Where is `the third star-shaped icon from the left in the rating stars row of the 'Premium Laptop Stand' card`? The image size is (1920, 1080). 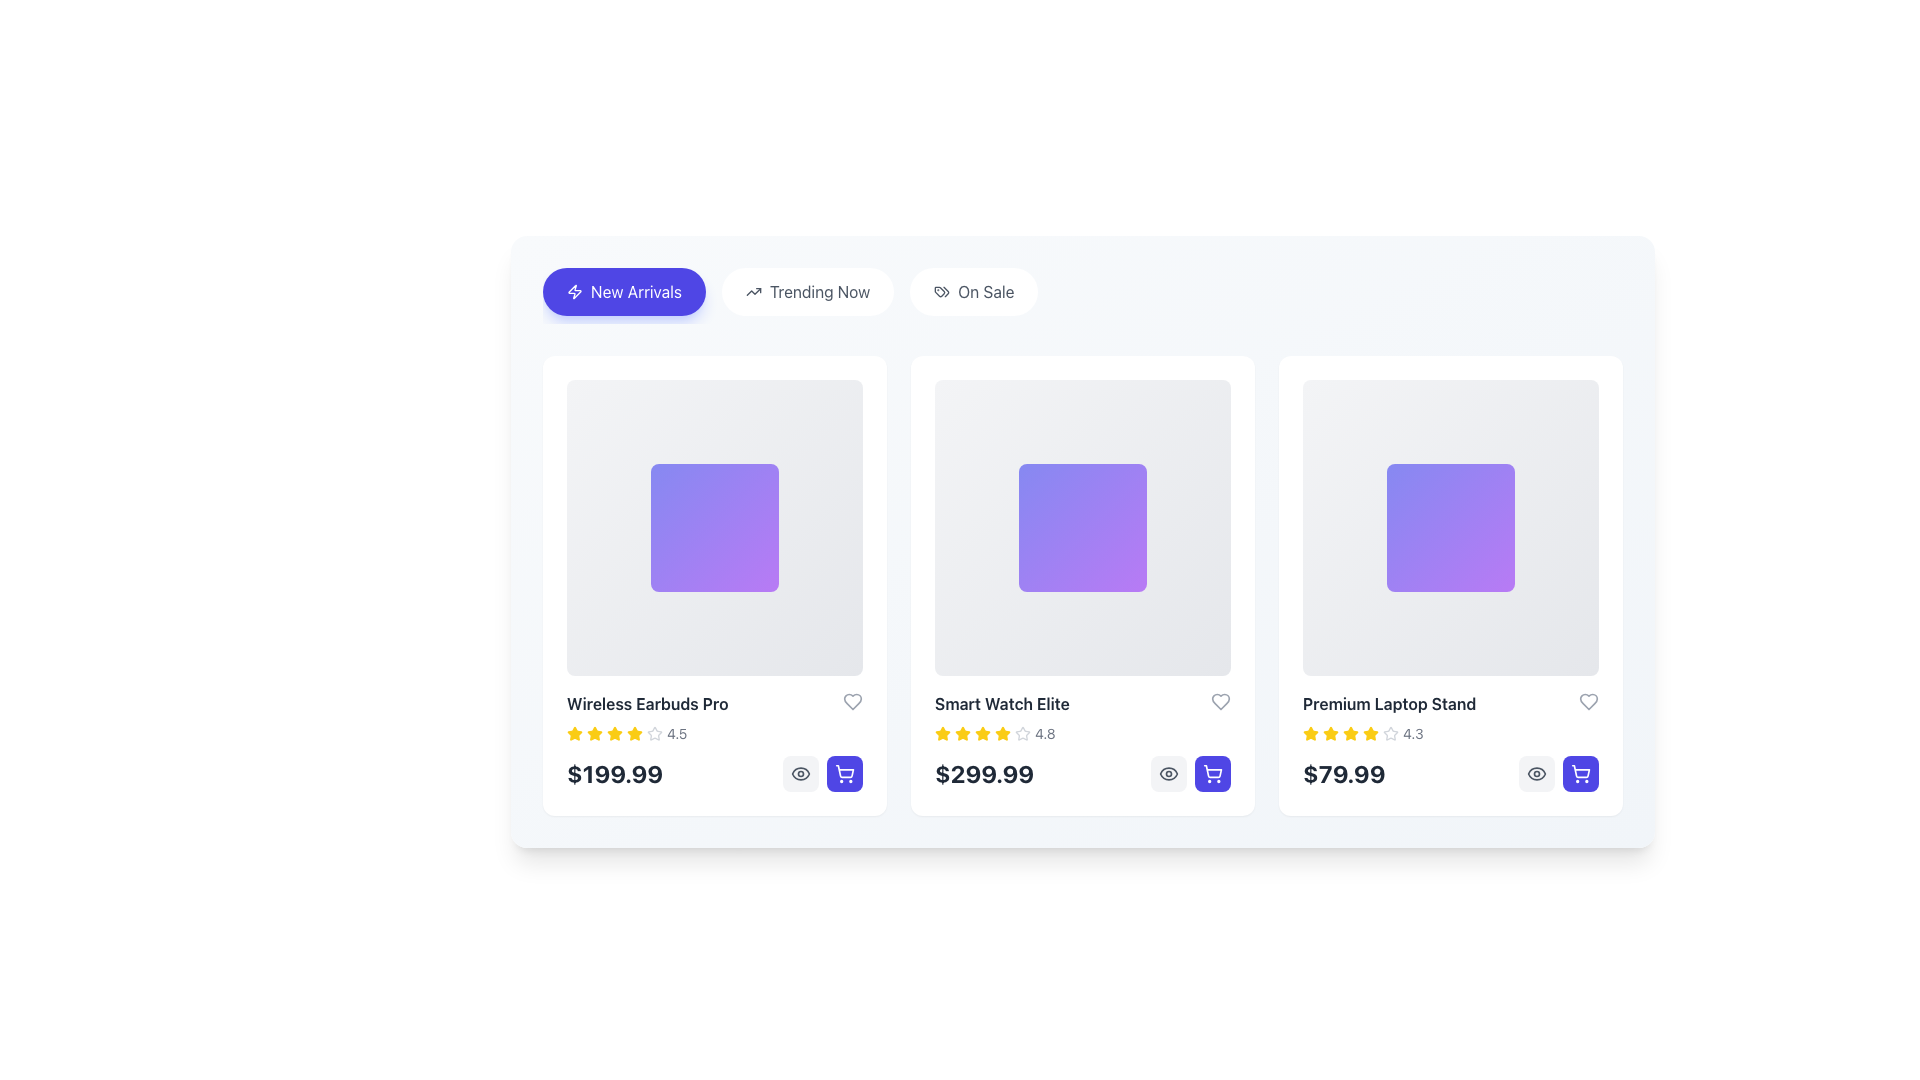 the third star-shaped icon from the left in the rating stars row of the 'Premium Laptop Stand' card is located at coordinates (1350, 733).